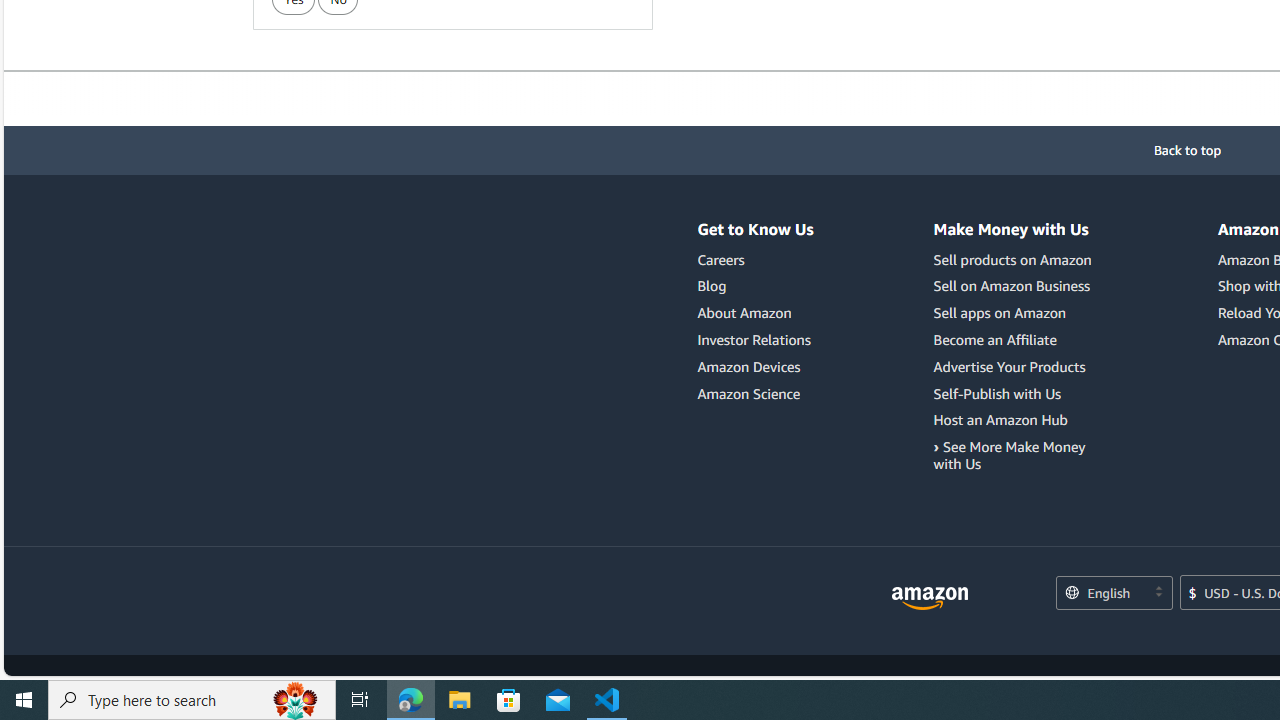  Describe the element at coordinates (754, 394) in the screenshot. I see `'Amazon Science'` at that location.